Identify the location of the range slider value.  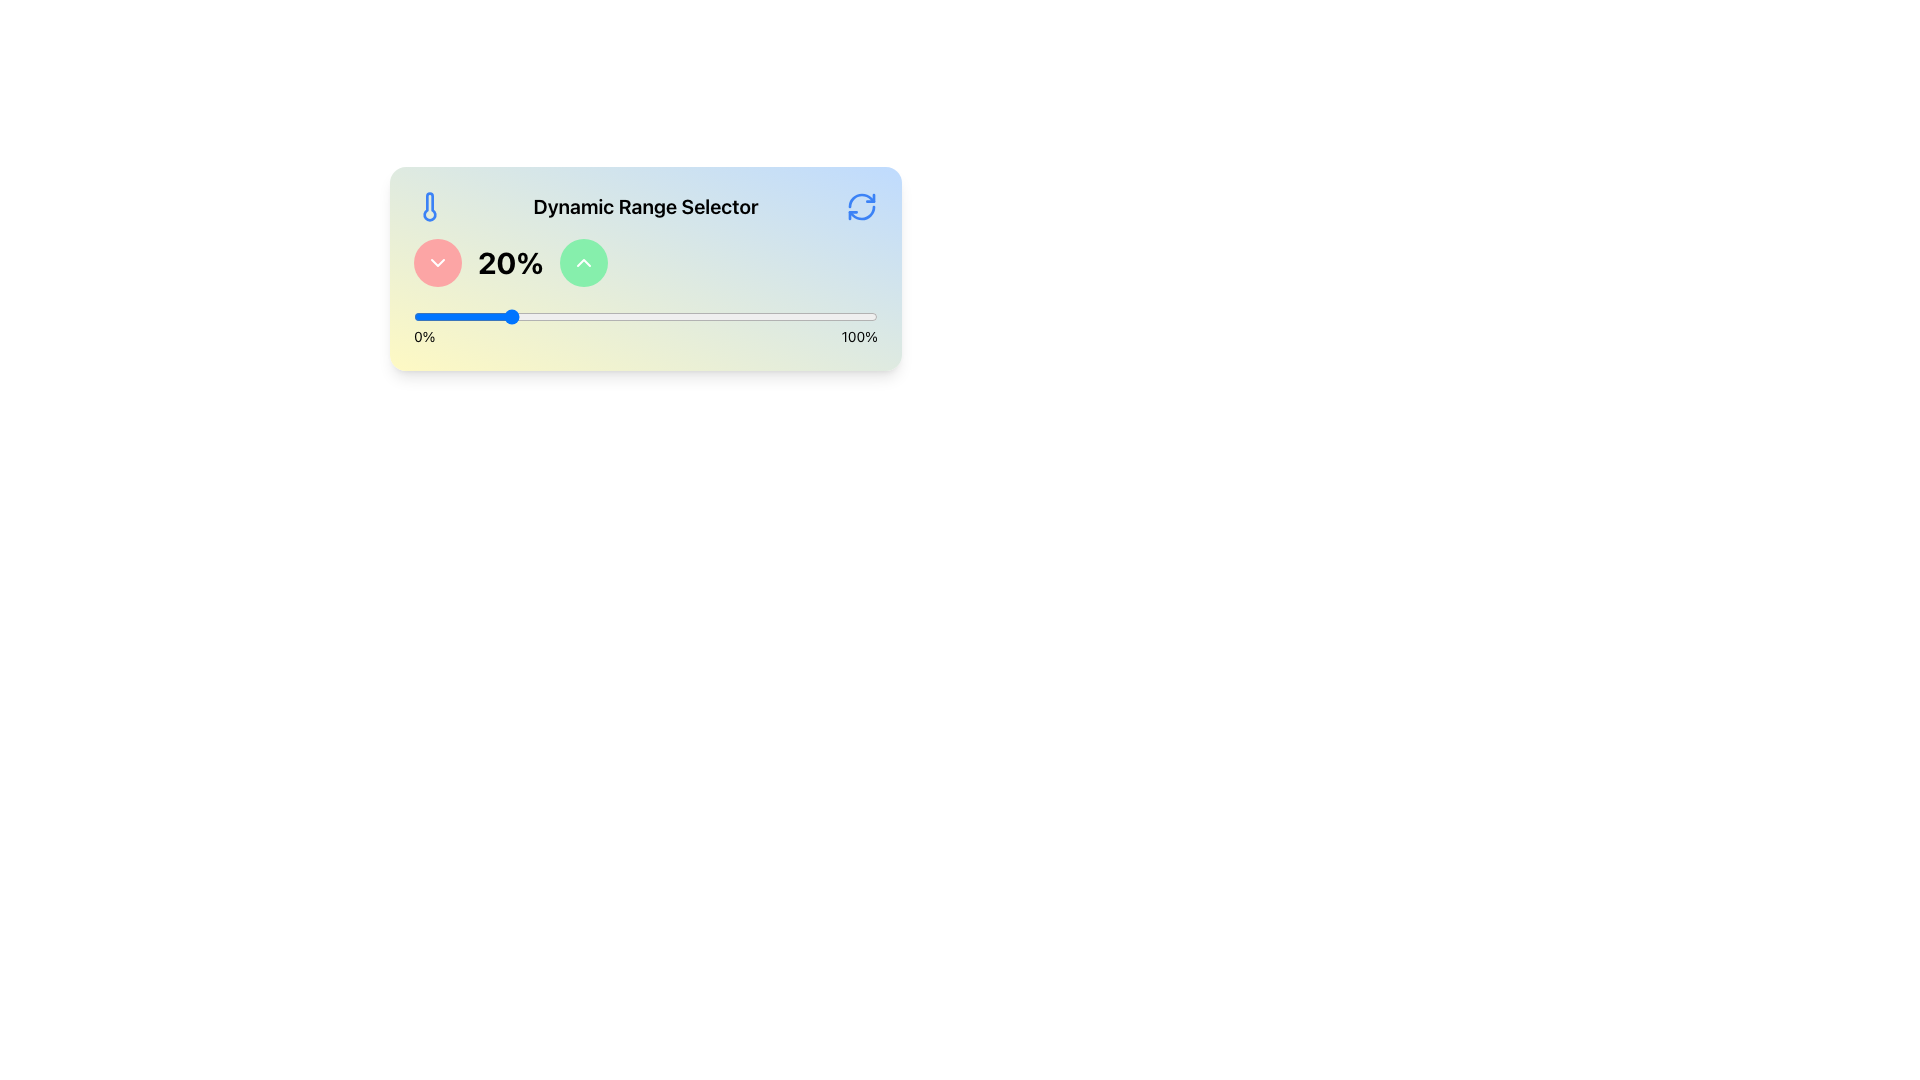
(840, 315).